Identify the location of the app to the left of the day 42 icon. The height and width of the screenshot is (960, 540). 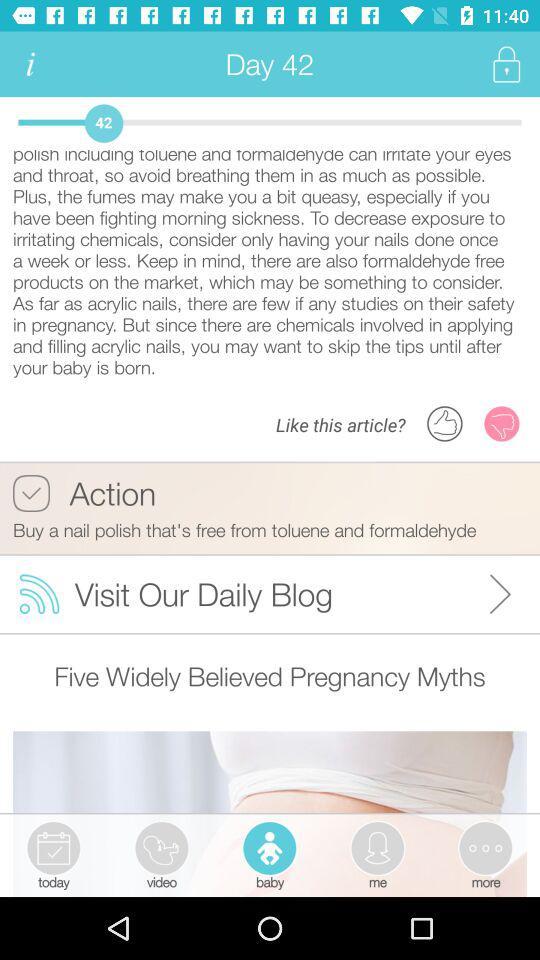
(29, 64).